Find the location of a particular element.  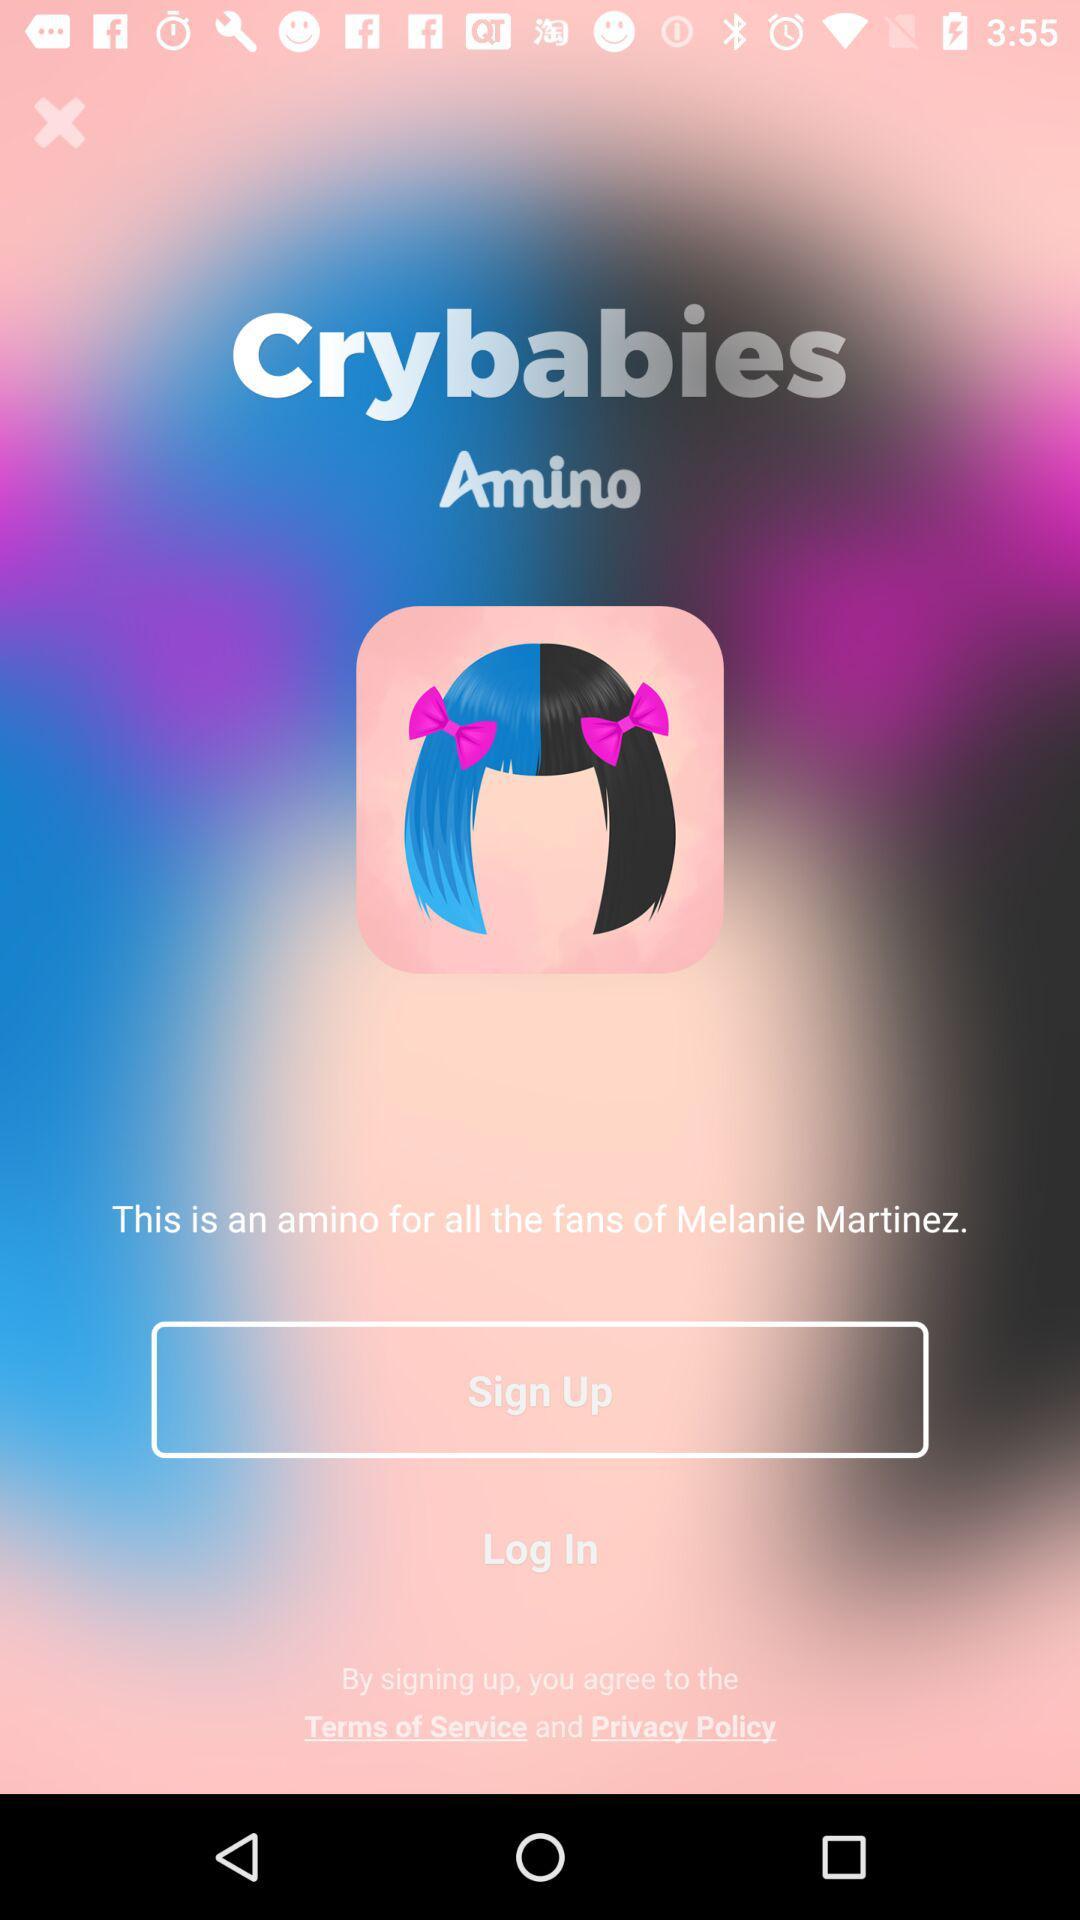

the close icon is located at coordinates (59, 122).